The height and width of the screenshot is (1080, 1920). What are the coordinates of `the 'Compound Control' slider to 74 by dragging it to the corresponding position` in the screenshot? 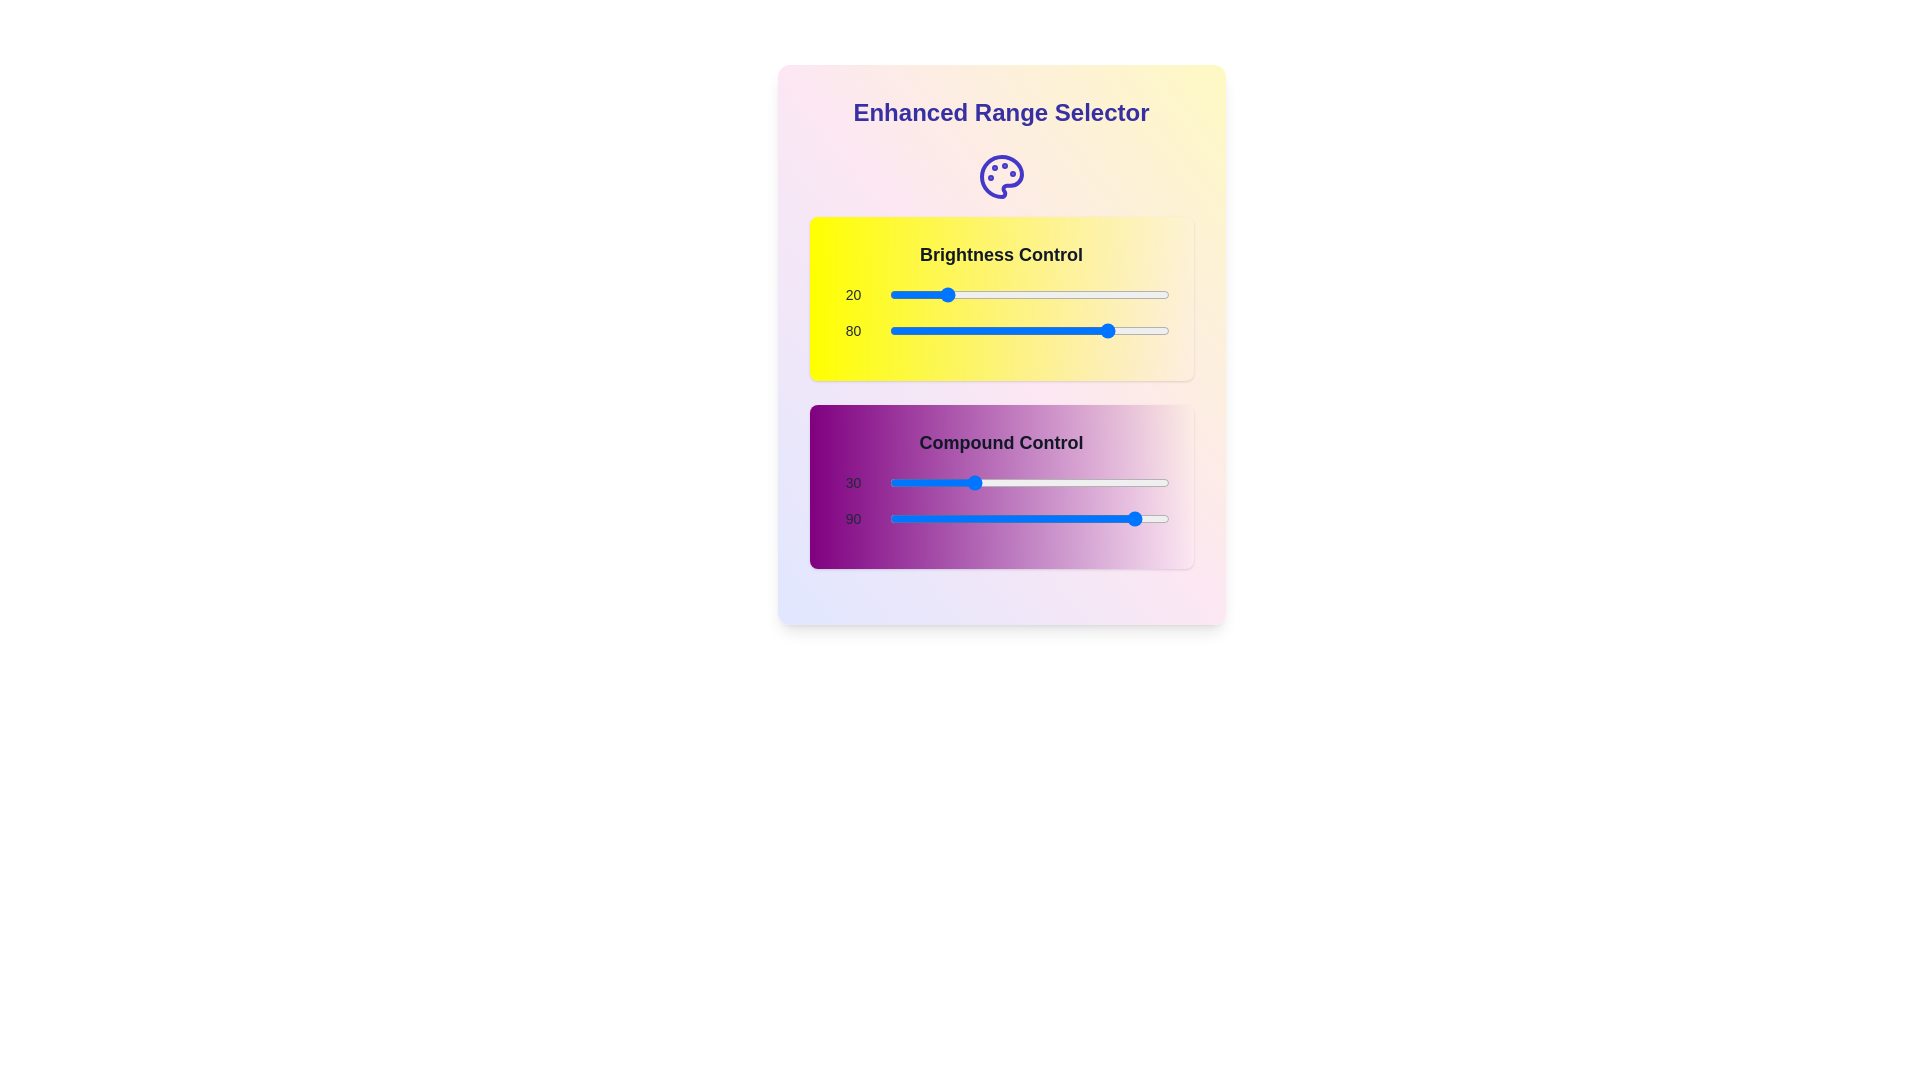 It's located at (1094, 482).